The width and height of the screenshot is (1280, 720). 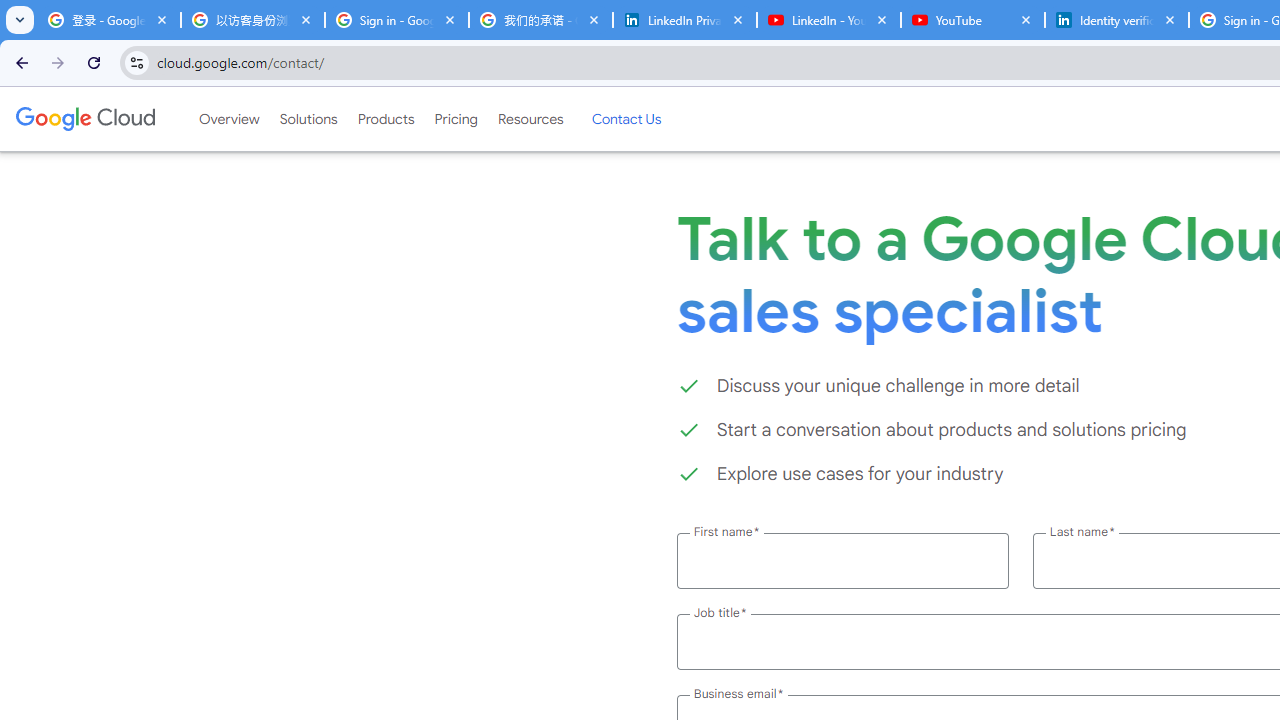 What do you see at coordinates (530, 119) in the screenshot?
I see `'Resources'` at bounding box center [530, 119].